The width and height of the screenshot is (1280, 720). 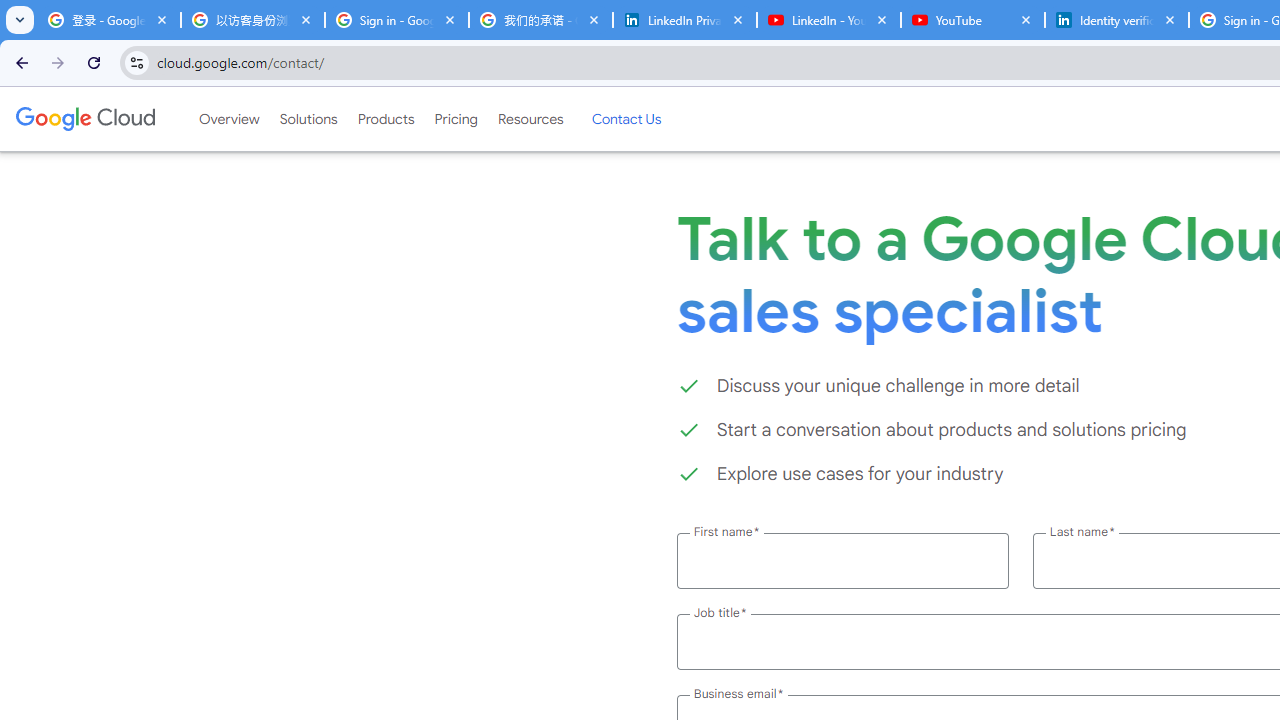 What do you see at coordinates (530, 119) in the screenshot?
I see `'Resources'` at bounding box center [530, 119].